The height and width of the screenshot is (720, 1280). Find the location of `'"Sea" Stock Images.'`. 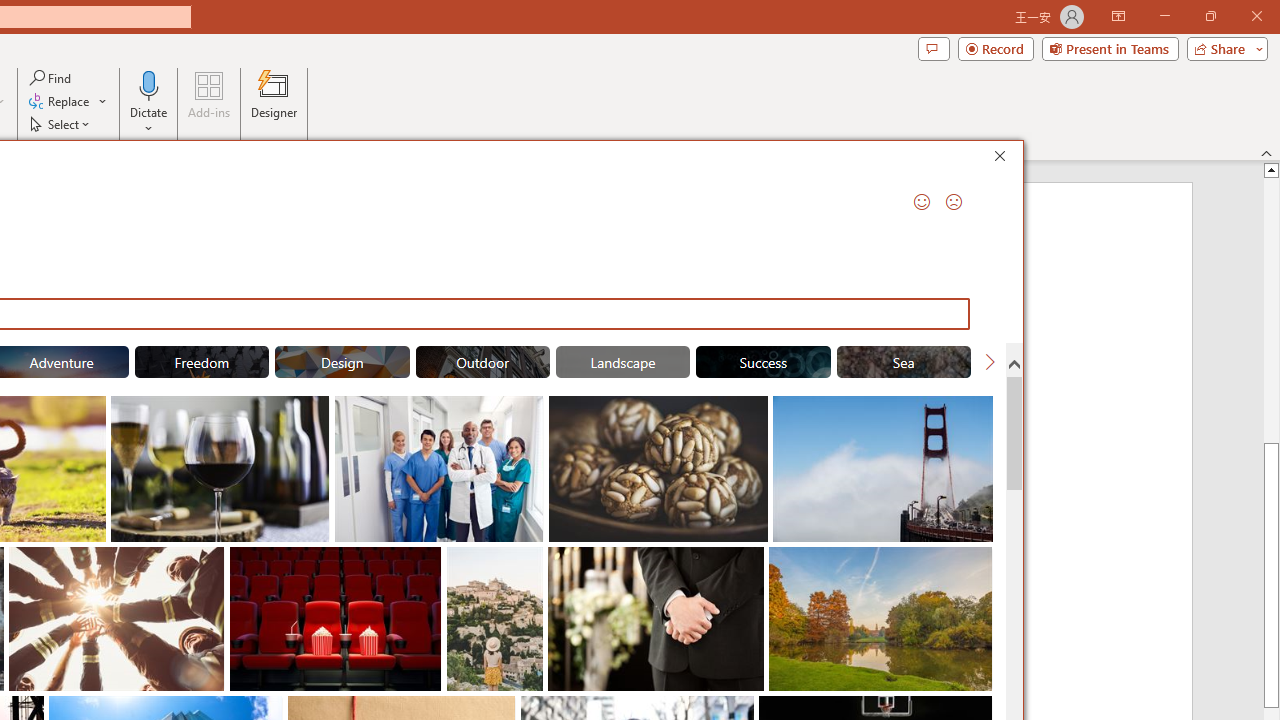

'"Sea" Stock Images.' is located at coordinates (903, 362).